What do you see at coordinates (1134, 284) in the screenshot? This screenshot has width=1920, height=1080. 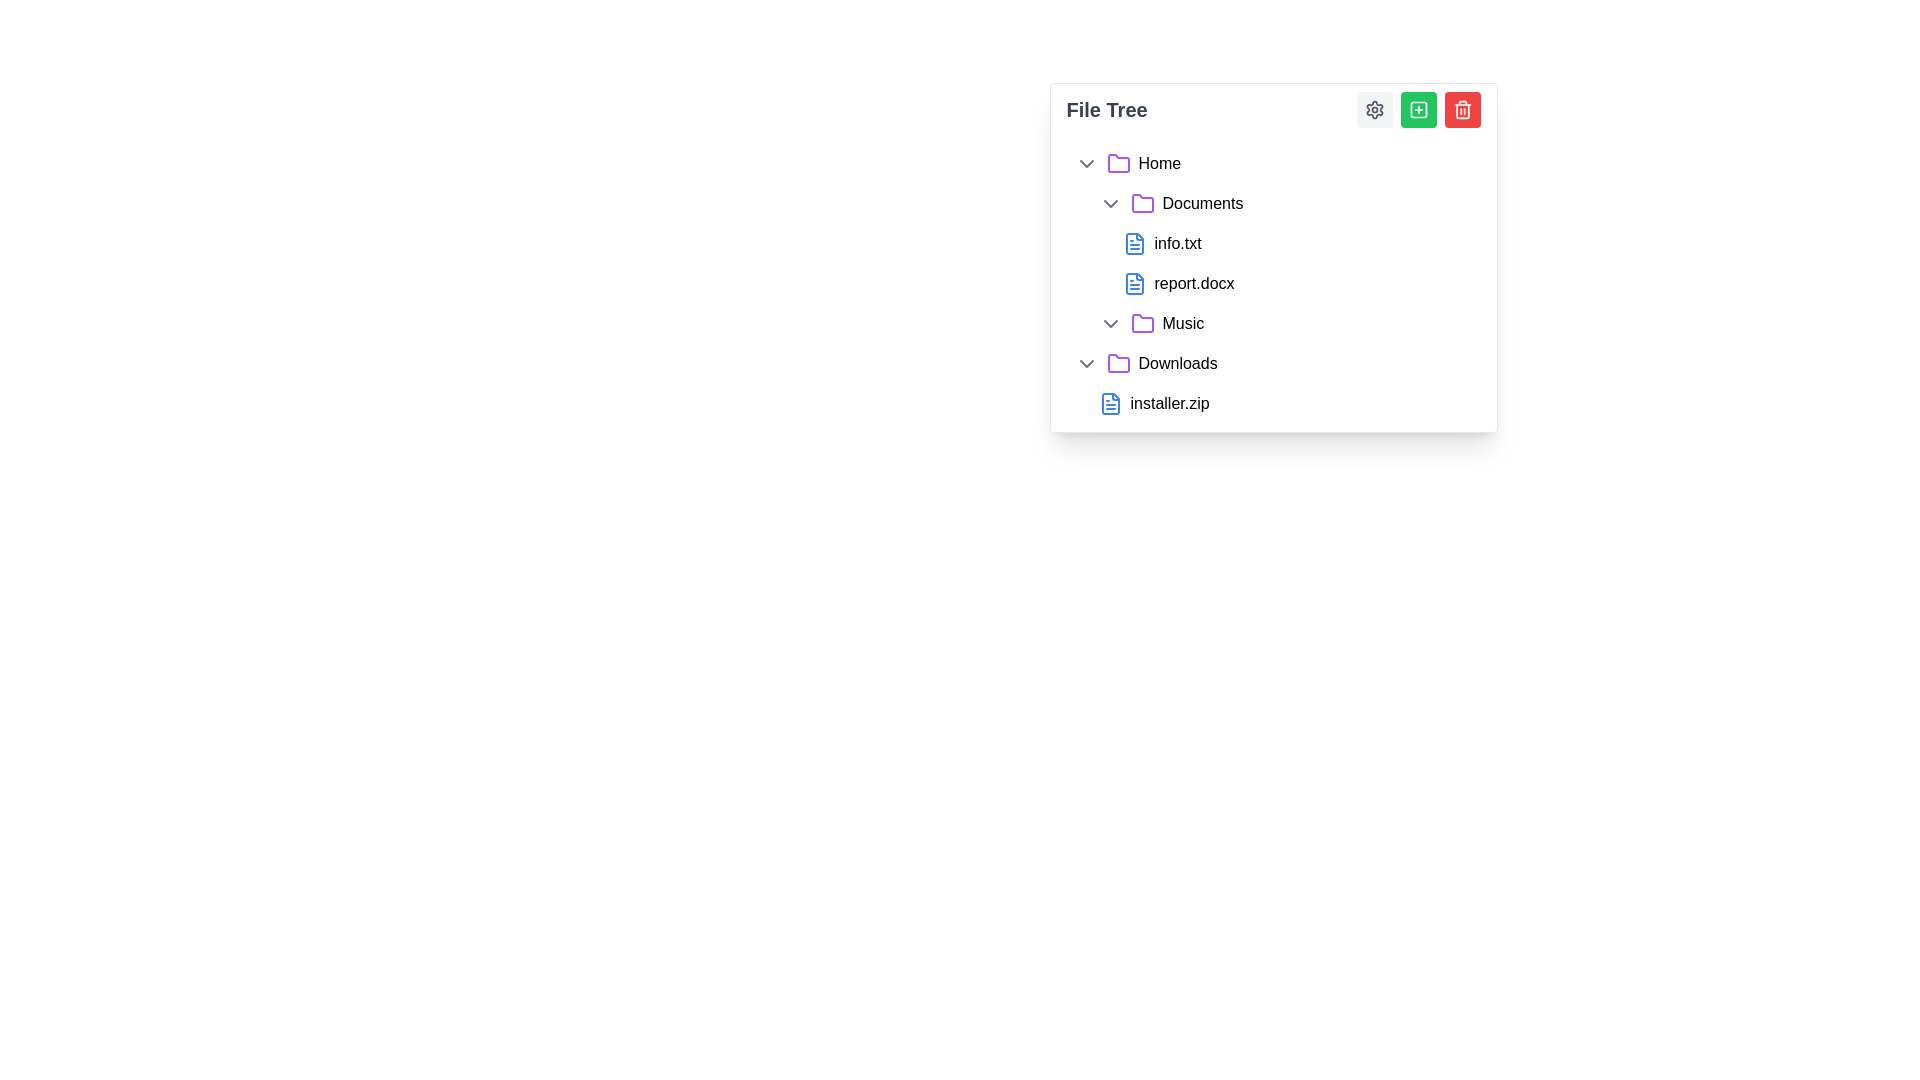 I see `the icon representing the file type for 'report.docx', located immediately to the left of the text 'report.docx' in the file tree interface` at bounding box center [1134, 284].